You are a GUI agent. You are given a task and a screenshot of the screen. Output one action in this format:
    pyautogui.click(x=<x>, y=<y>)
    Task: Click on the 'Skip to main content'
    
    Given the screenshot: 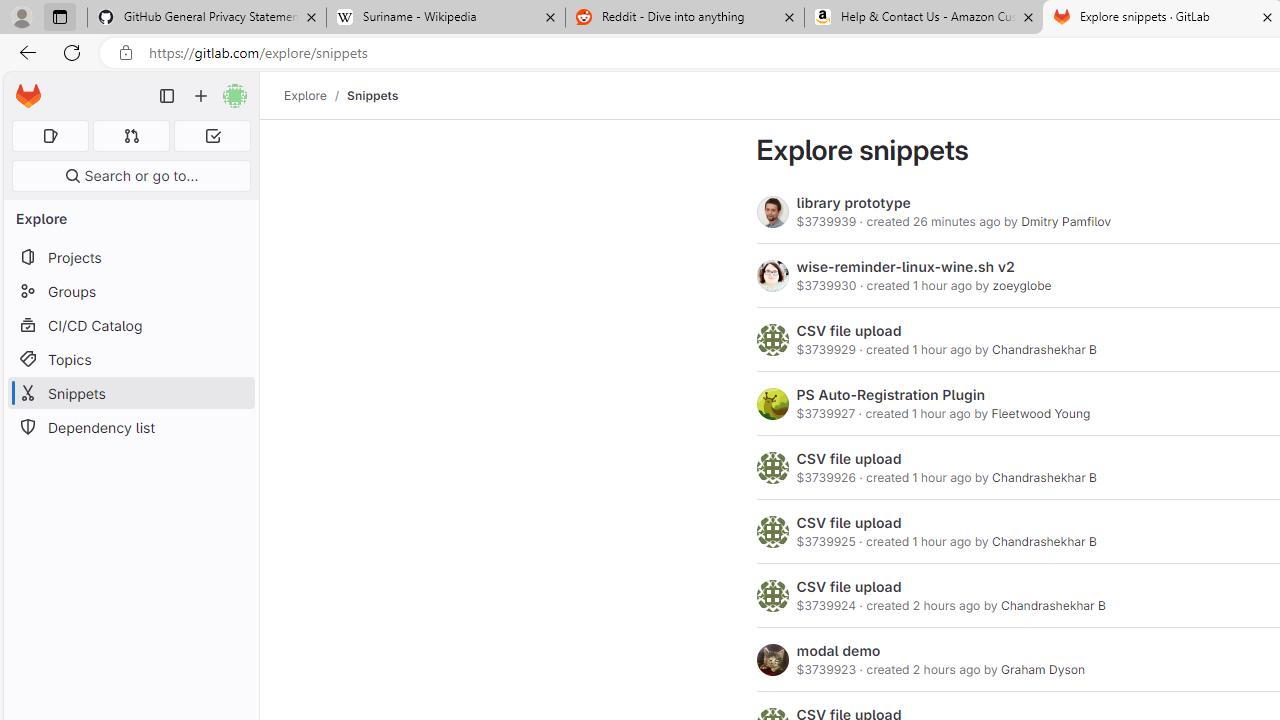 What is the action you would take?
    pyautogui.click(x=23, y=86)
    